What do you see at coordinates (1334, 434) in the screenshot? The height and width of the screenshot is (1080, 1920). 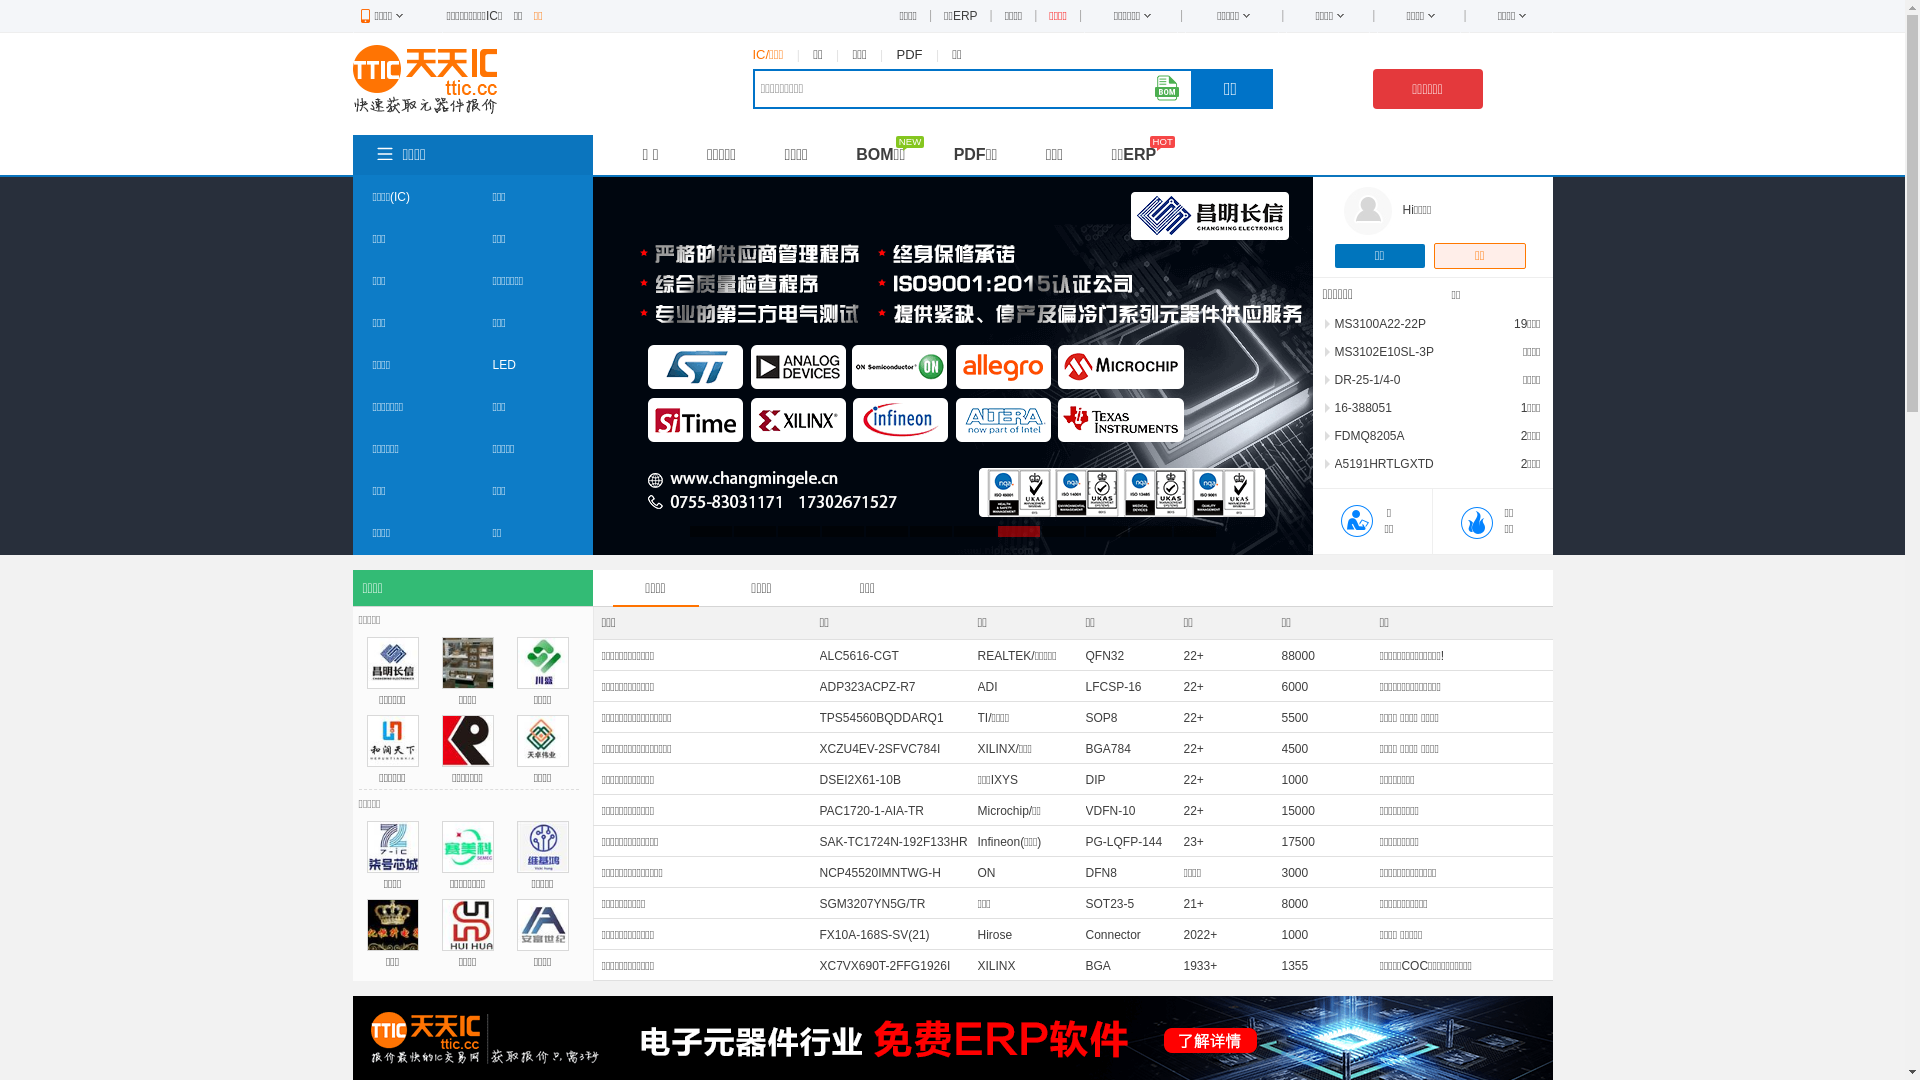 I see `'FDMQ8205A'` at bounding box center [1334, 434].